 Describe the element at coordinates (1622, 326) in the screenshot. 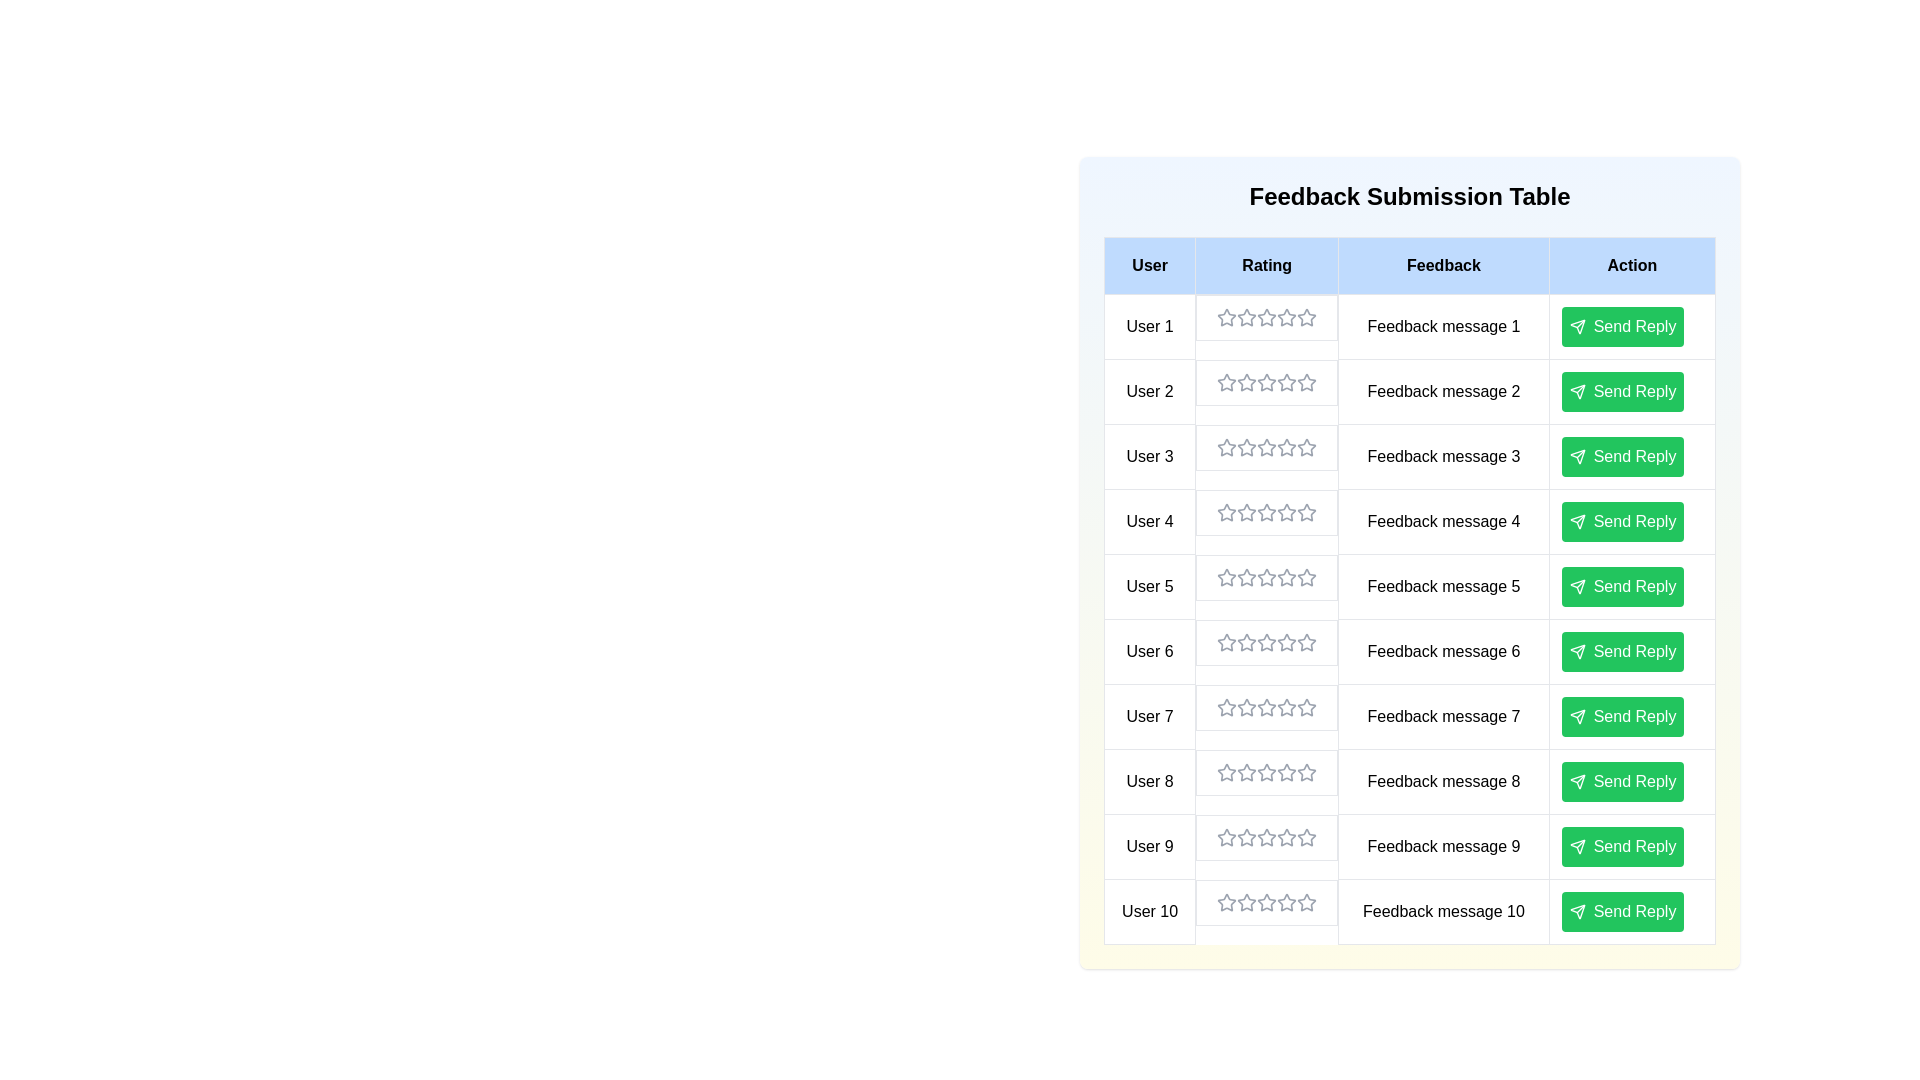

I see `the 'Send Reply' button for a specific user` at that location.